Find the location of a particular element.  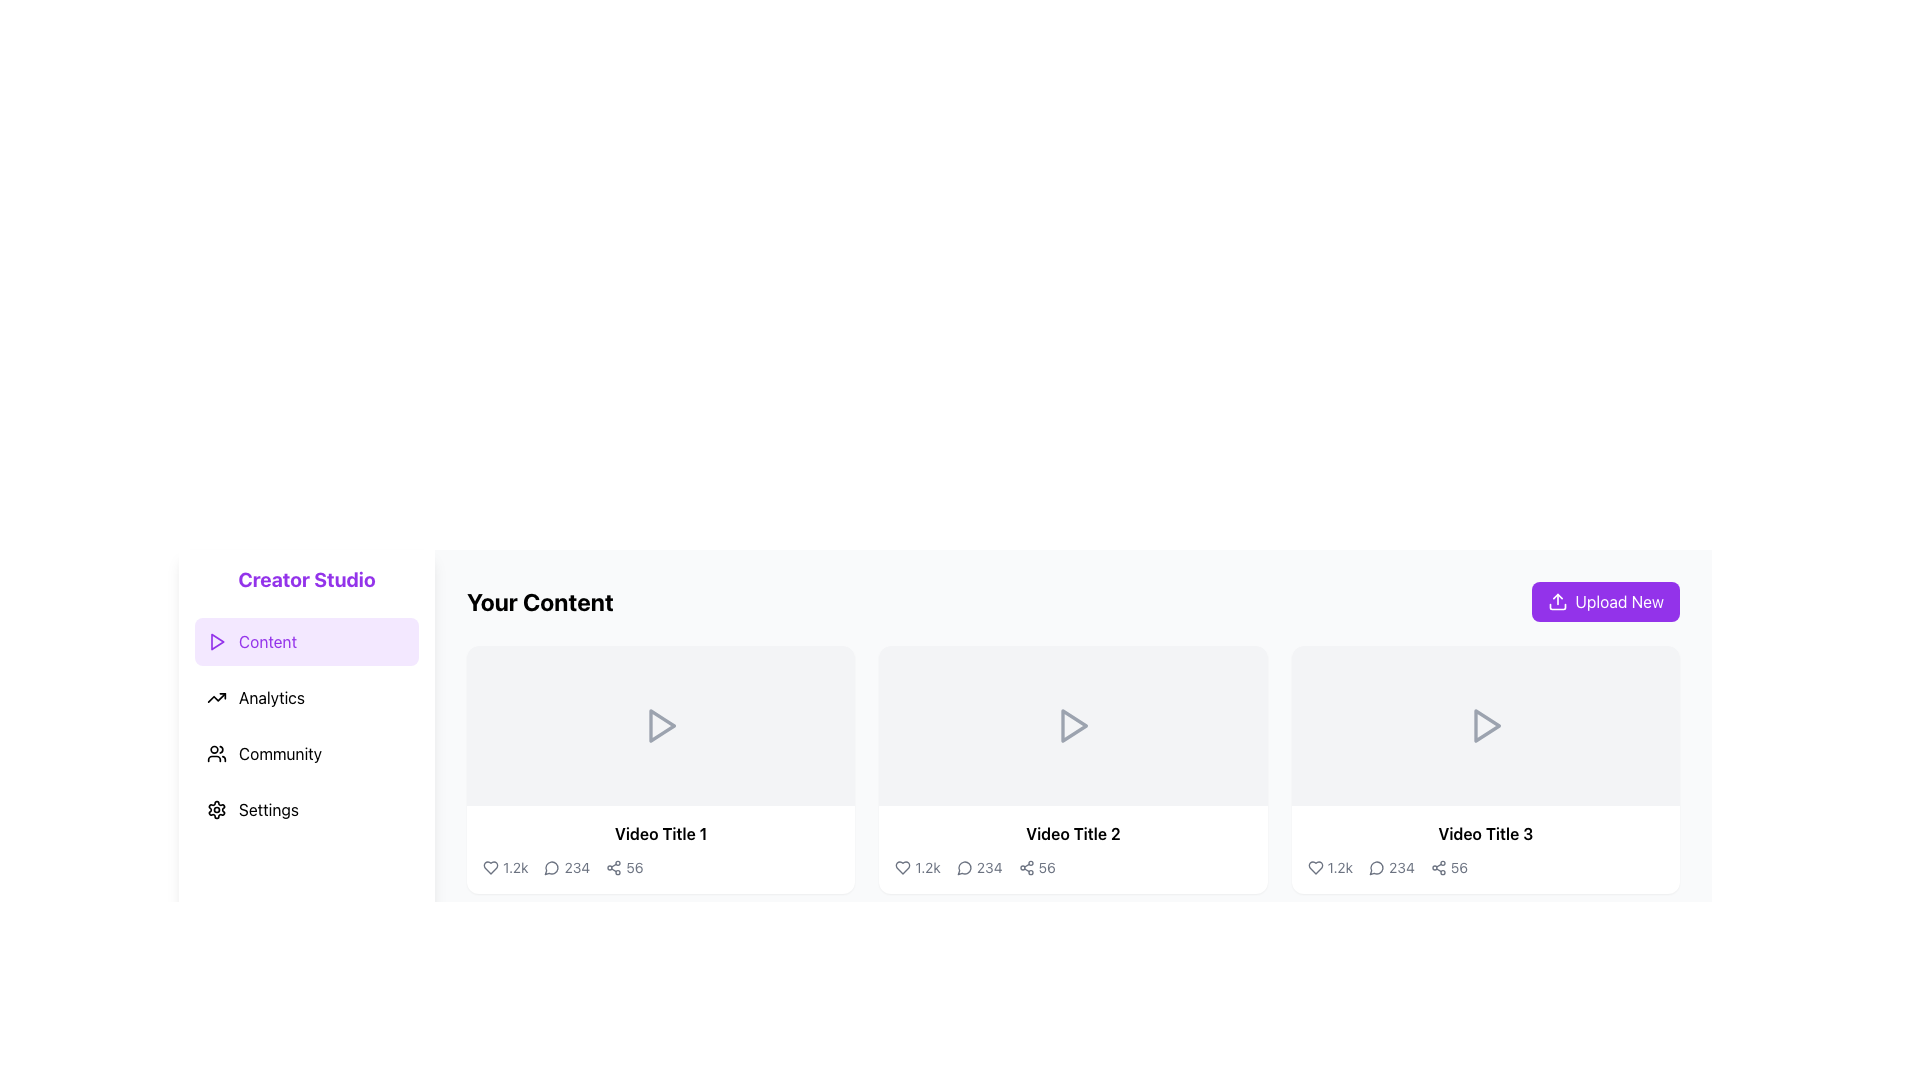

the first interactive video card is located at coordinates (661, 769).